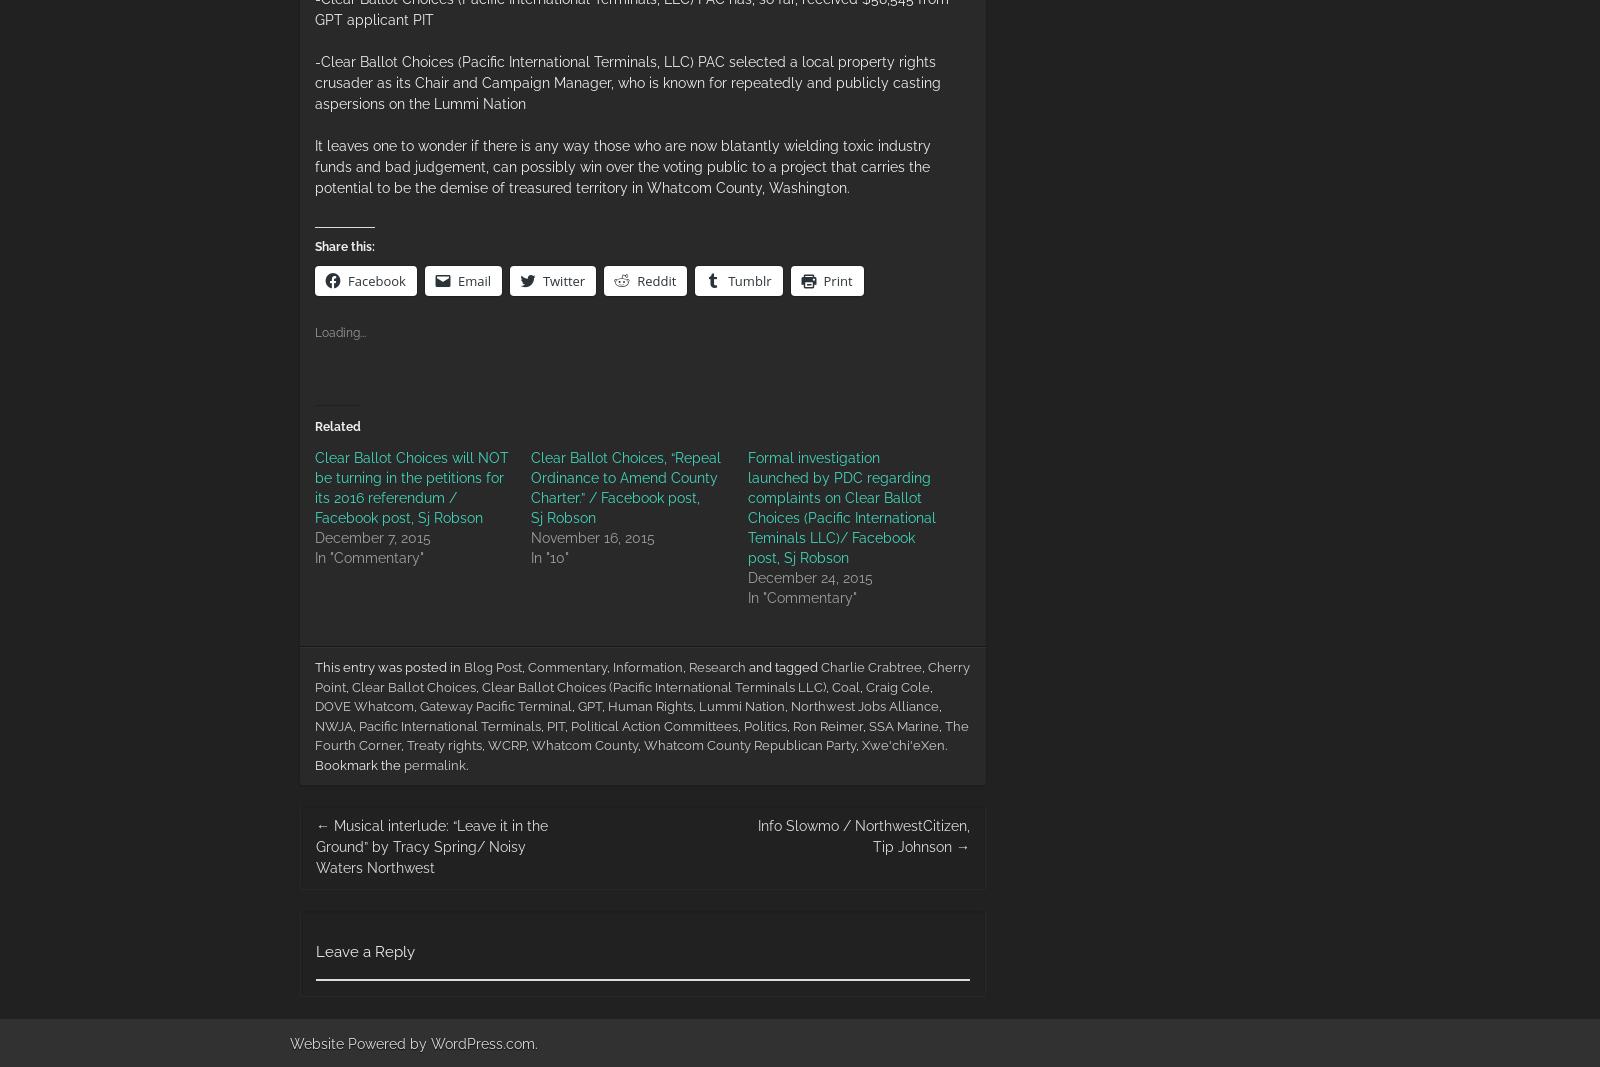  Describe the element at coordinates (412, 686) in the screenshot. I see `'Clear Ballot Choices'` at that location.